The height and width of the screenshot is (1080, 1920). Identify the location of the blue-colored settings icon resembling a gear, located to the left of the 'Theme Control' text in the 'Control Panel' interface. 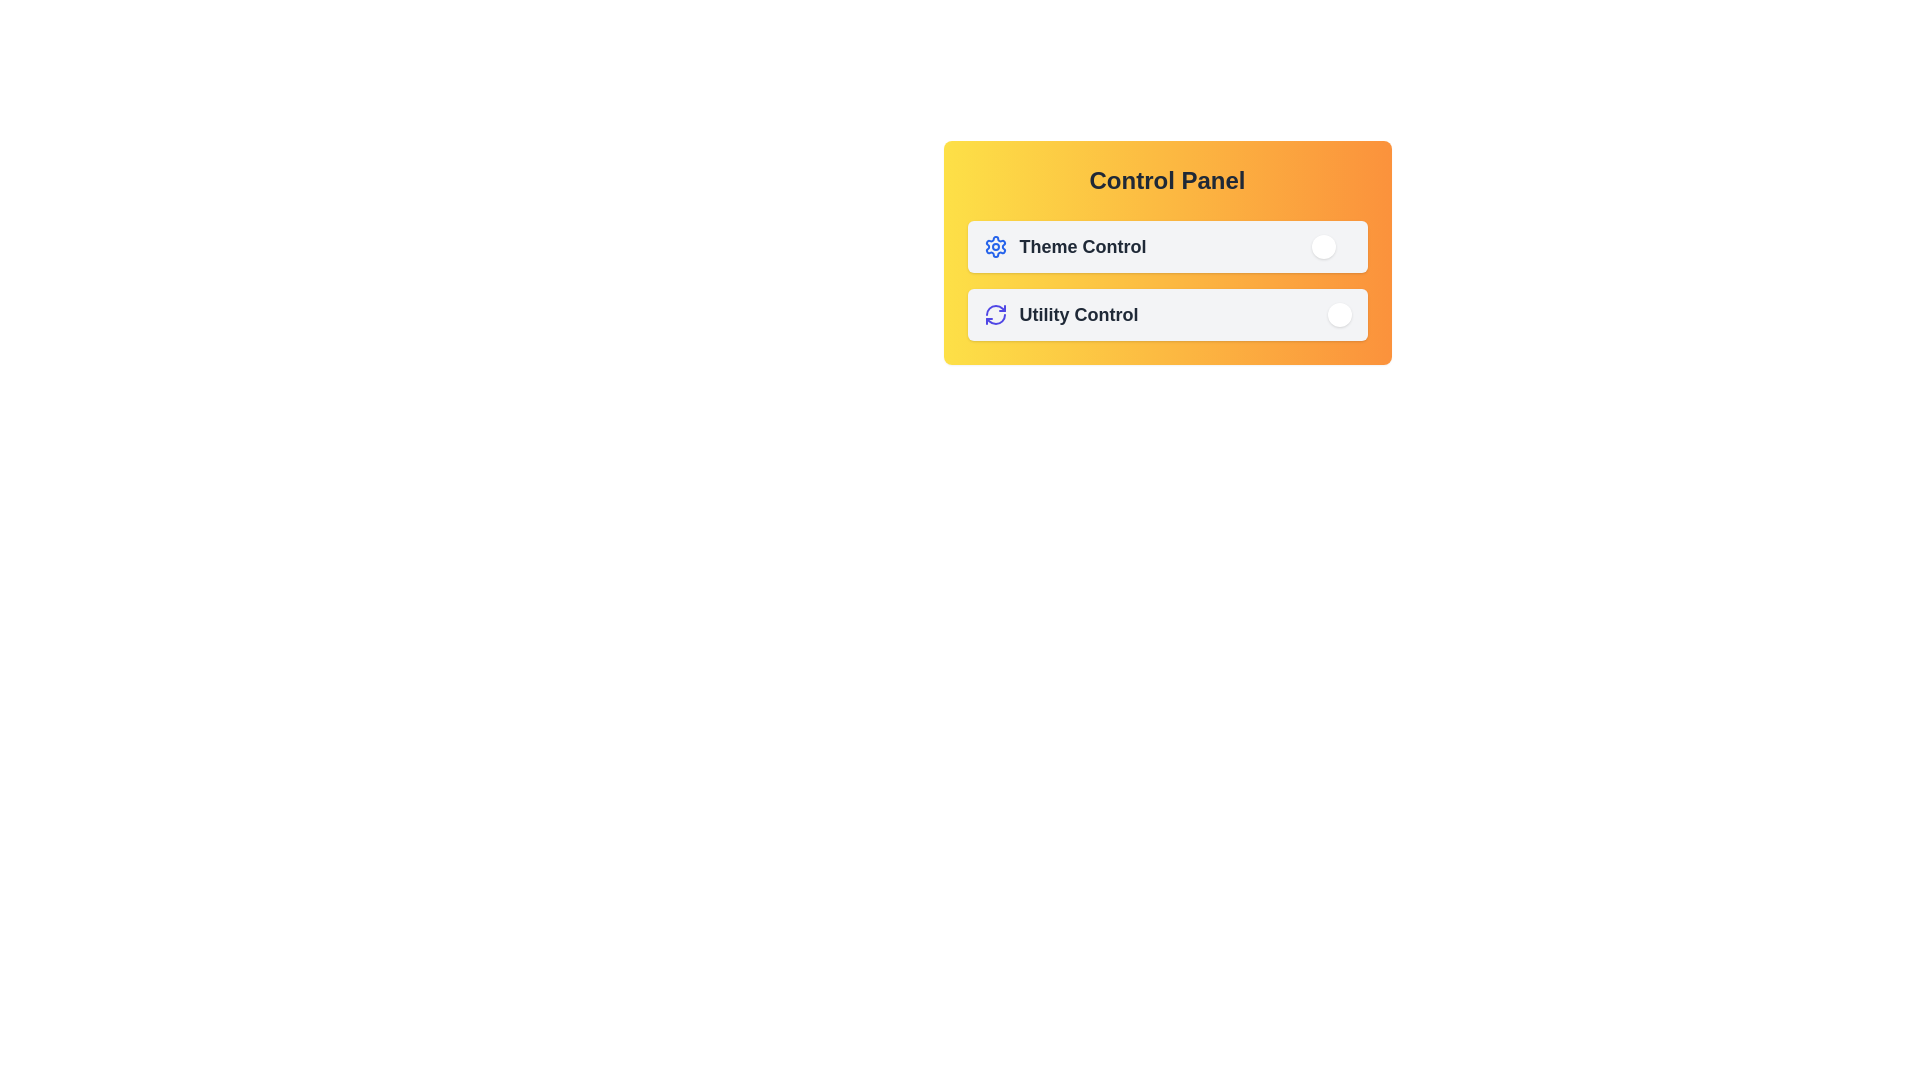
(995, 245).